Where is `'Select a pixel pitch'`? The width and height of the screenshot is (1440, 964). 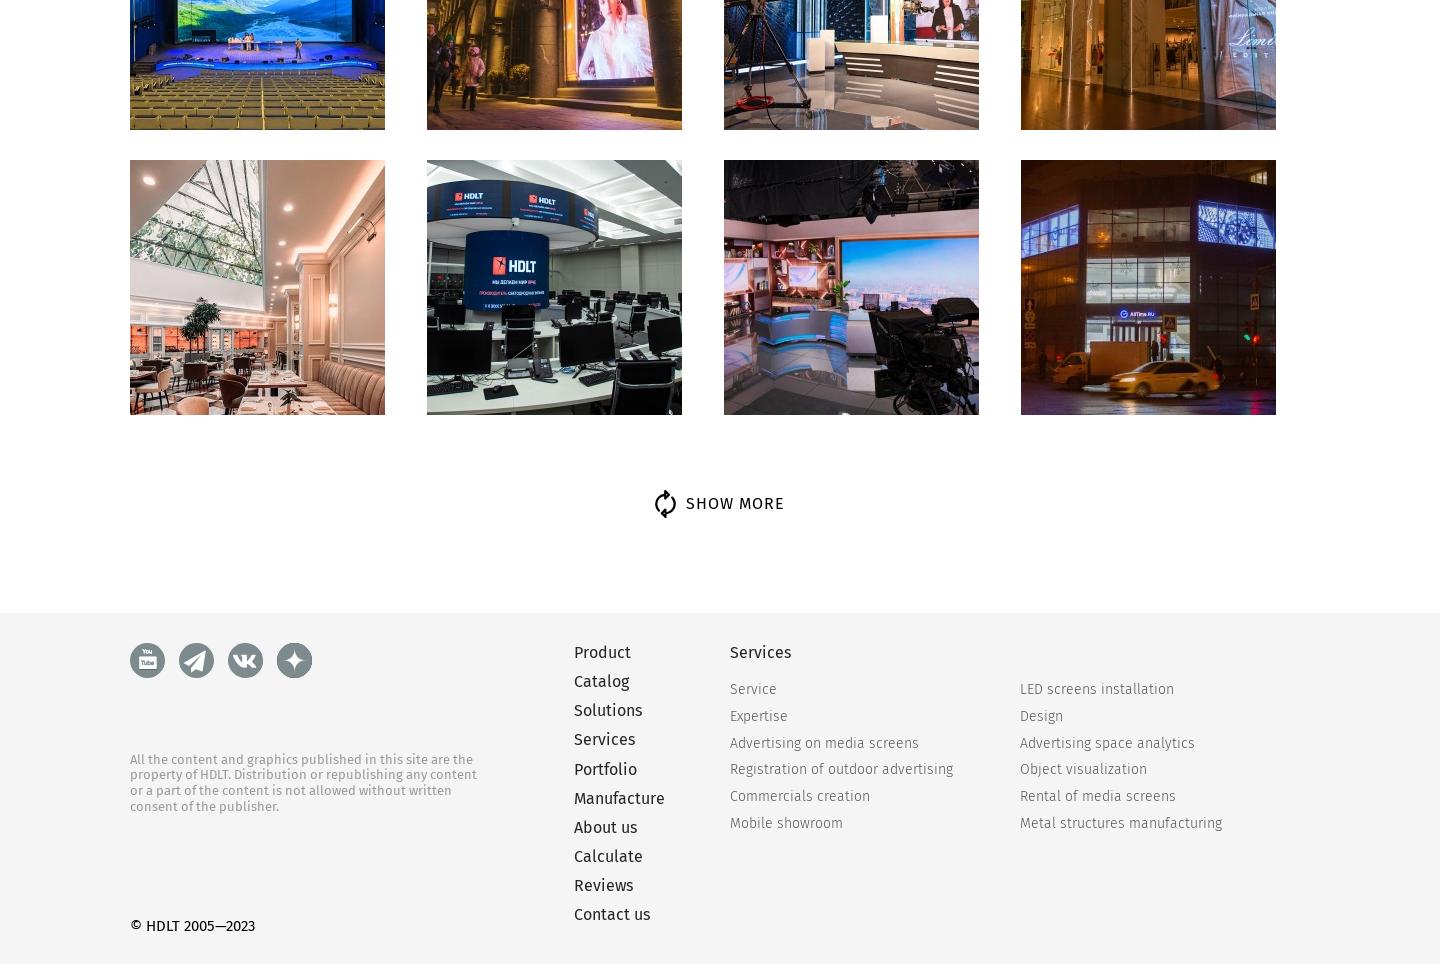 'Select a pixel pitch' is located at coordinates (808, 803).